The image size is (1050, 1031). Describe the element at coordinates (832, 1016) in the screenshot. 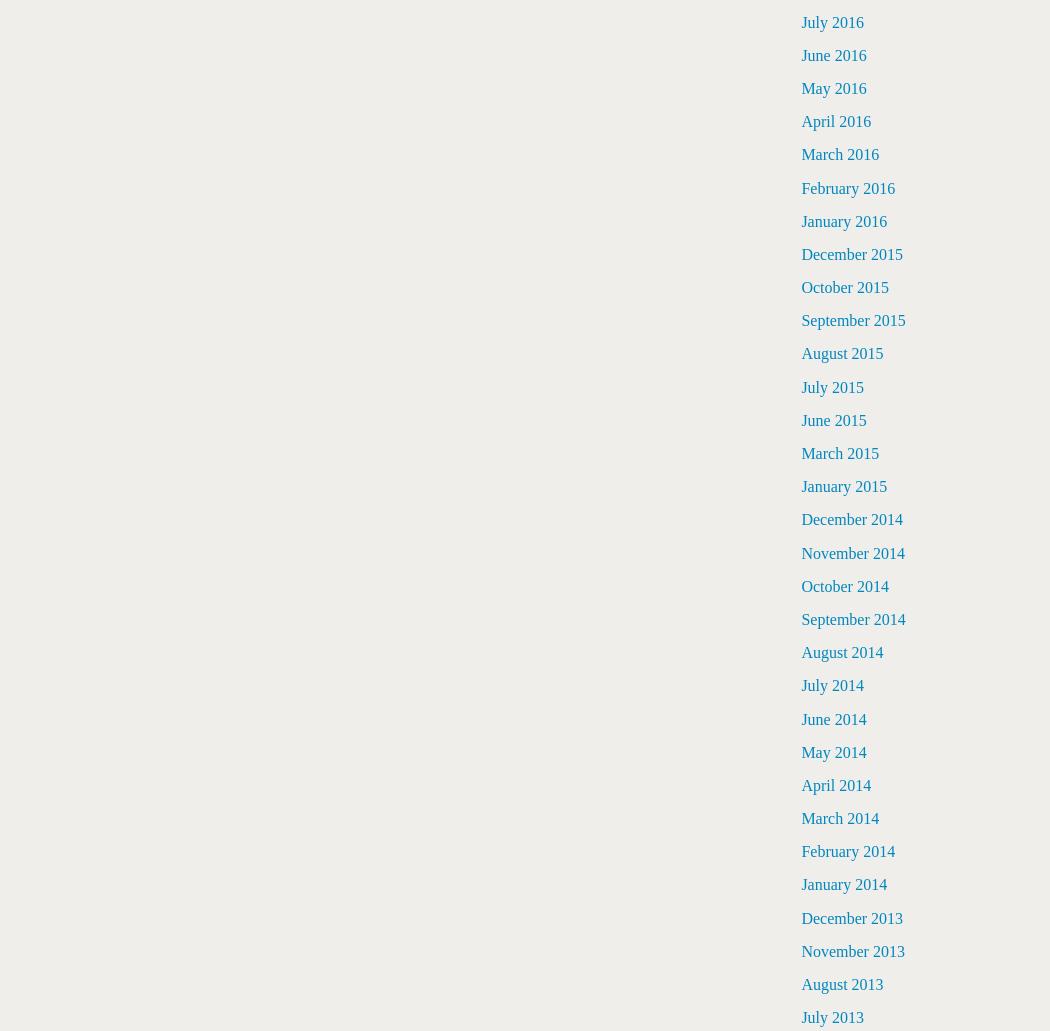

I see `'July 2013'` at that location.